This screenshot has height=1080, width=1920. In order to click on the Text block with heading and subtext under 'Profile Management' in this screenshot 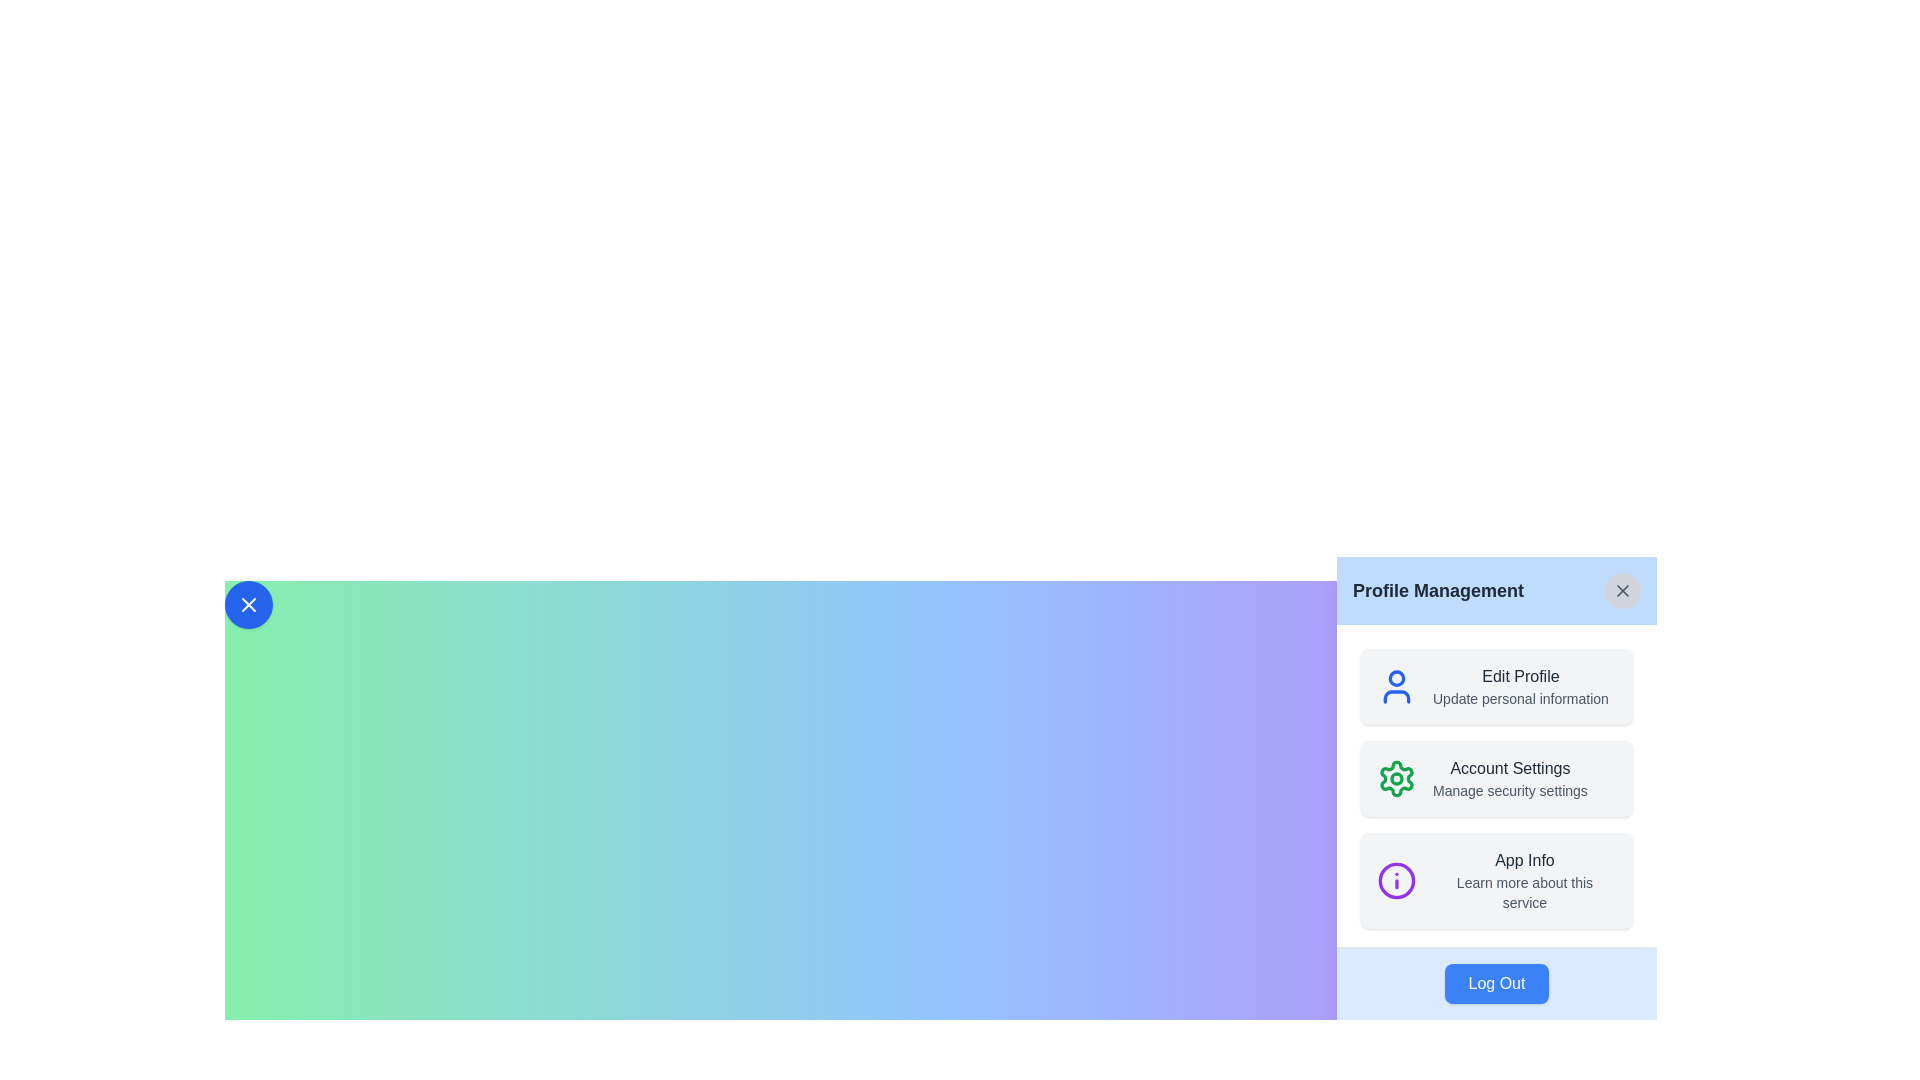, I will do `click(1524, 879)`.